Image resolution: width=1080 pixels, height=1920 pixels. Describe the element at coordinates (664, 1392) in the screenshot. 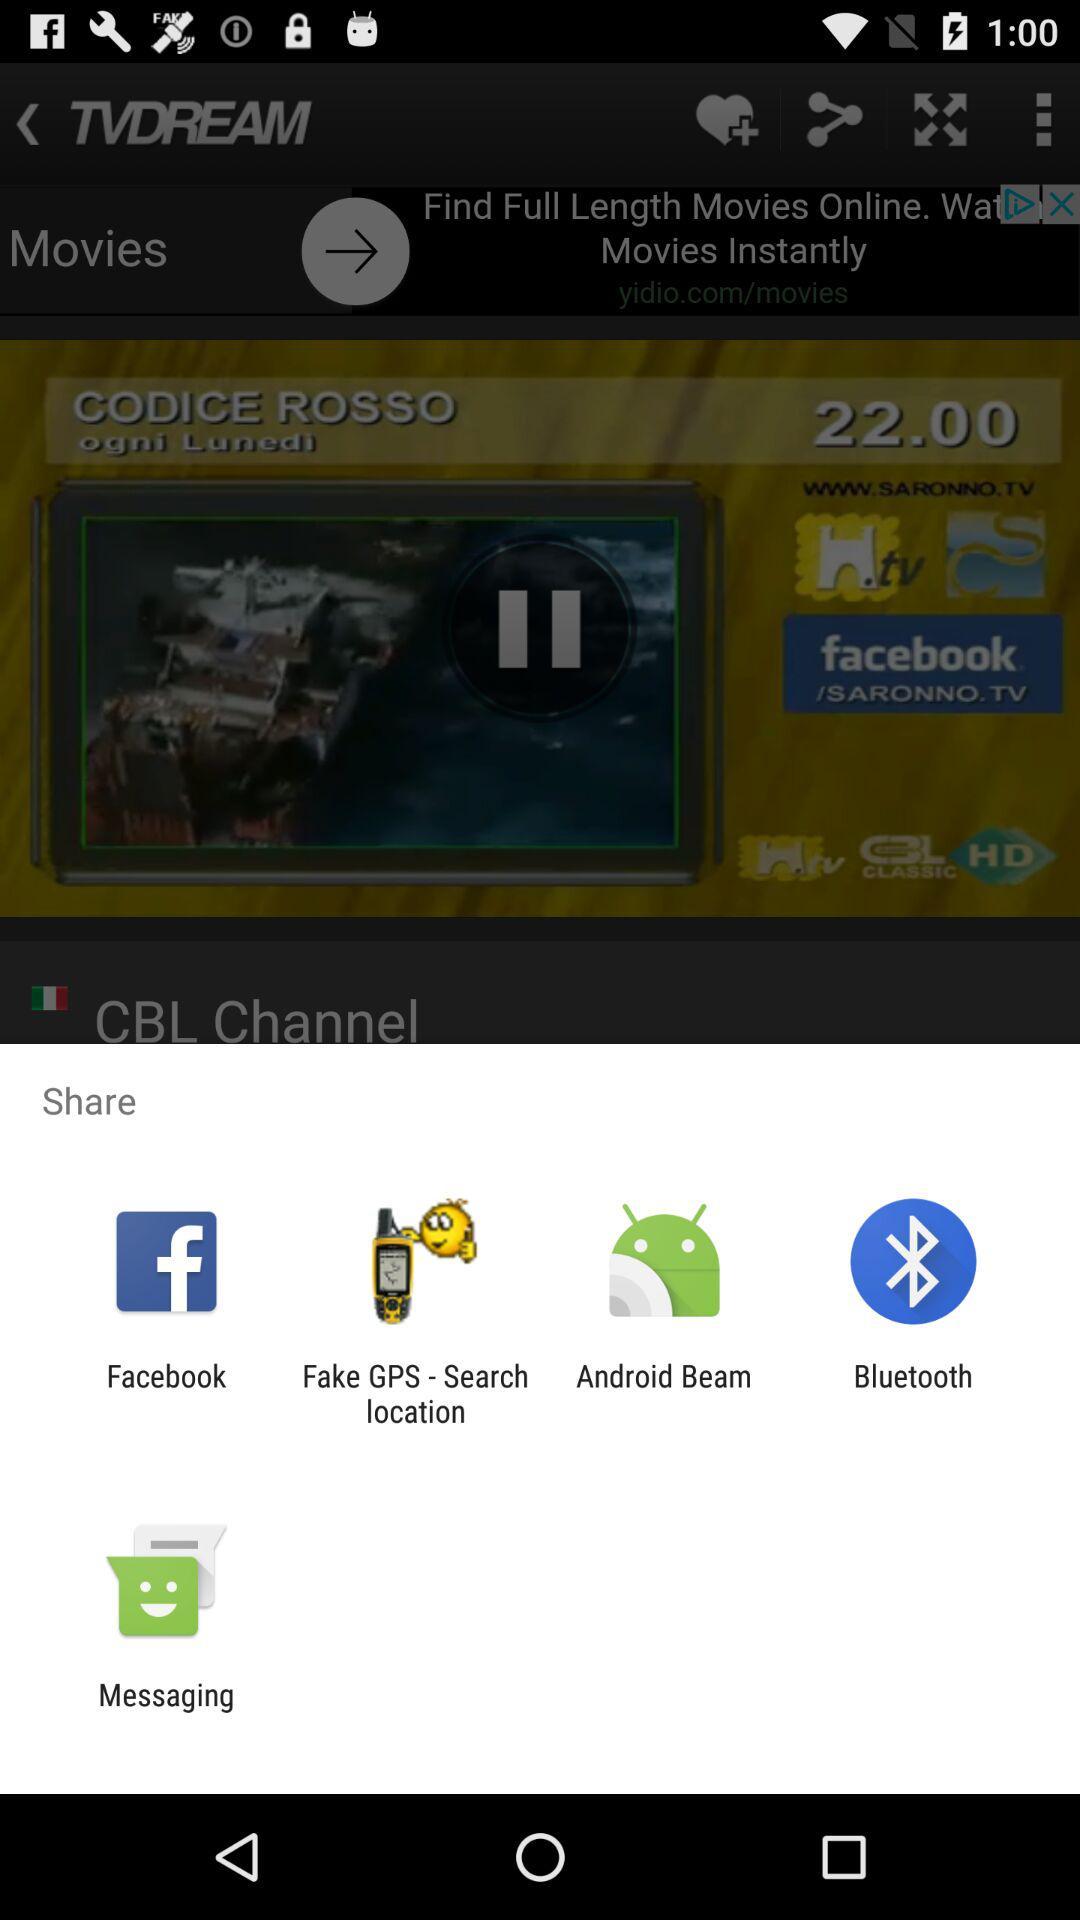

I see `the icon to the left of bluetooth icon` at that location.